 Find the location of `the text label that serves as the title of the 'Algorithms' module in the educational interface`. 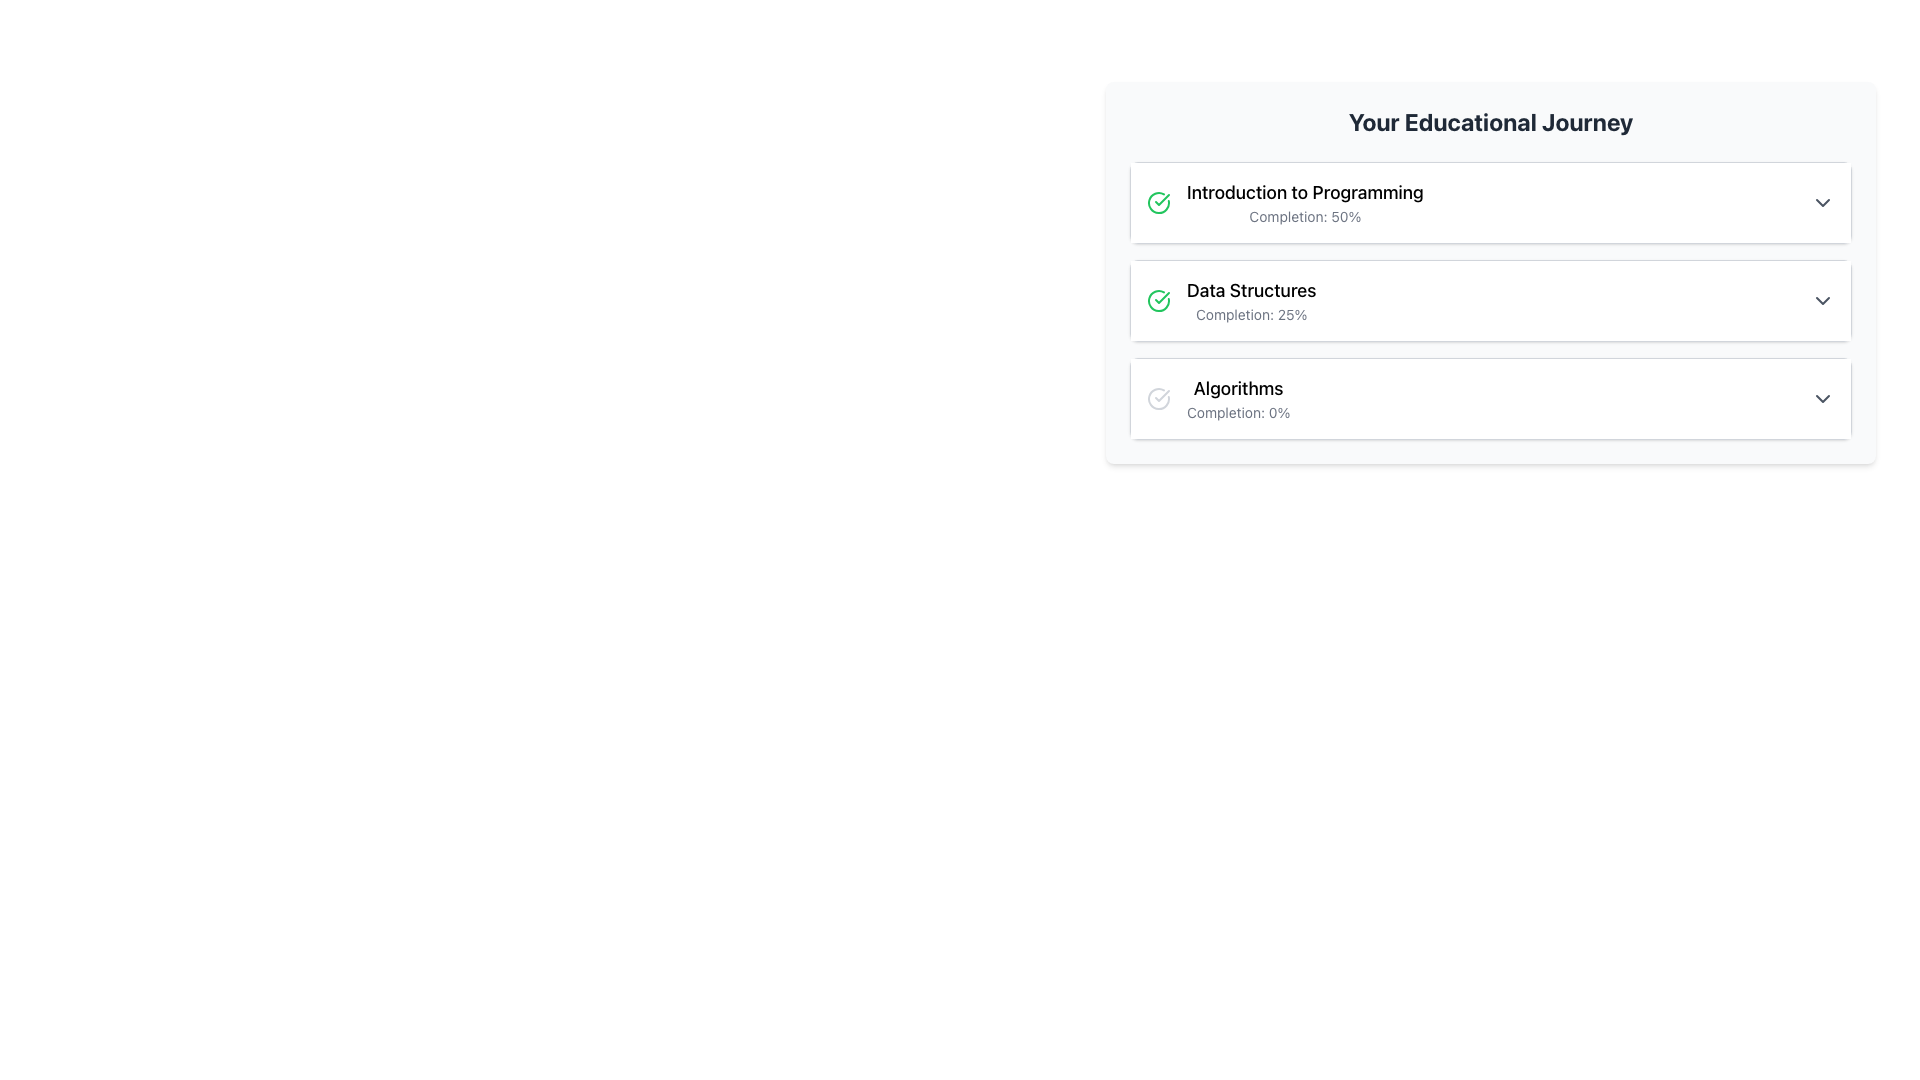

the text label that serves as the title of the 'Algorithms' module in the educational interface is located at coordinates (1237, 389).